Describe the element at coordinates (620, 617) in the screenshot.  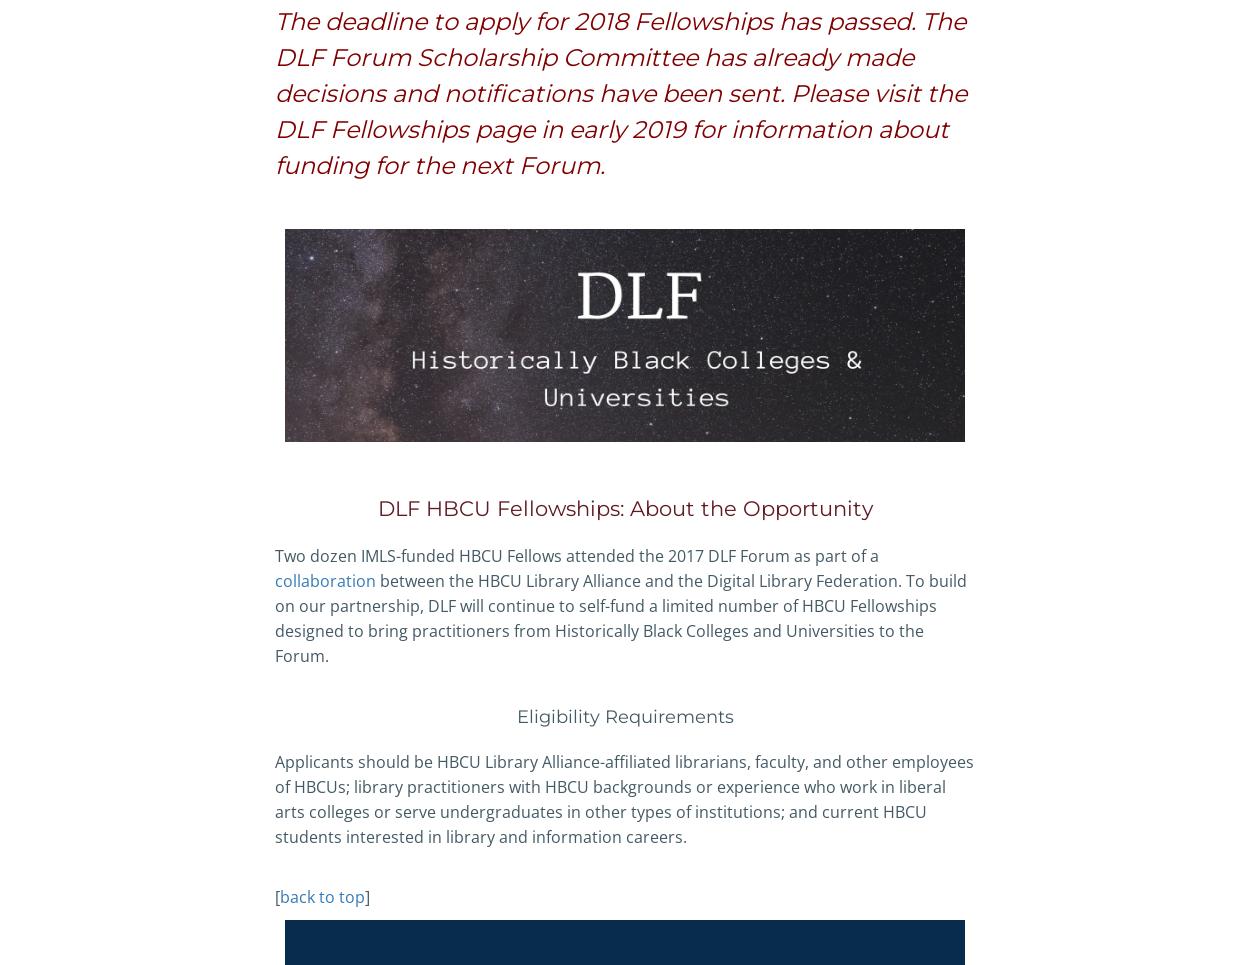
I see `'between the HBCU Library Alliance and the Digital Library Federation. To build on our partnership, DLF will continue to self-fund a limited number of HBCU Fellowships designed to bring practitioners from Historically Black Colleges and Universities to the Forum.'` at that location.